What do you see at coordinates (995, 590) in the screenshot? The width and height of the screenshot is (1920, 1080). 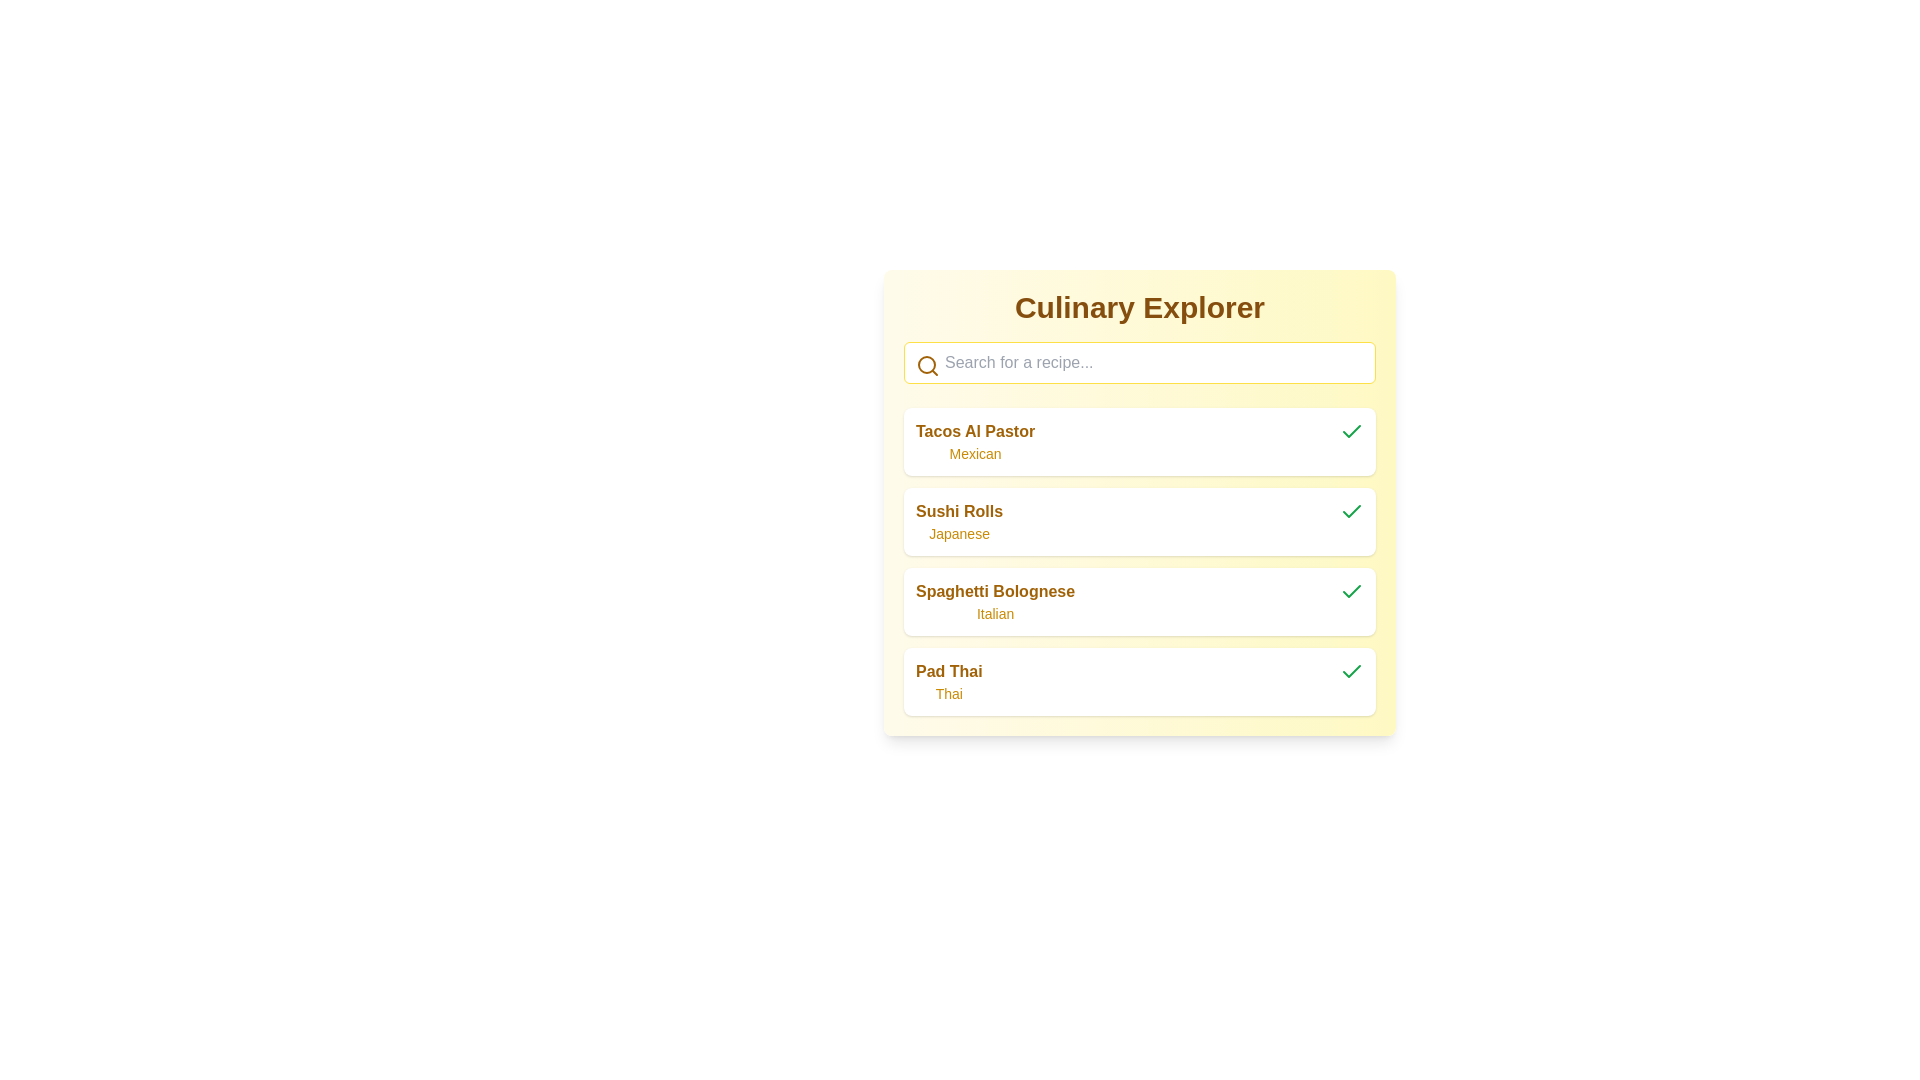 I see `on the text label displaying the recipe name 'Spaghetti Bolognese', which is the third entry in a vertically stacked list of recipes, located above the text 'Italian'` at bounding box center [995, 590].